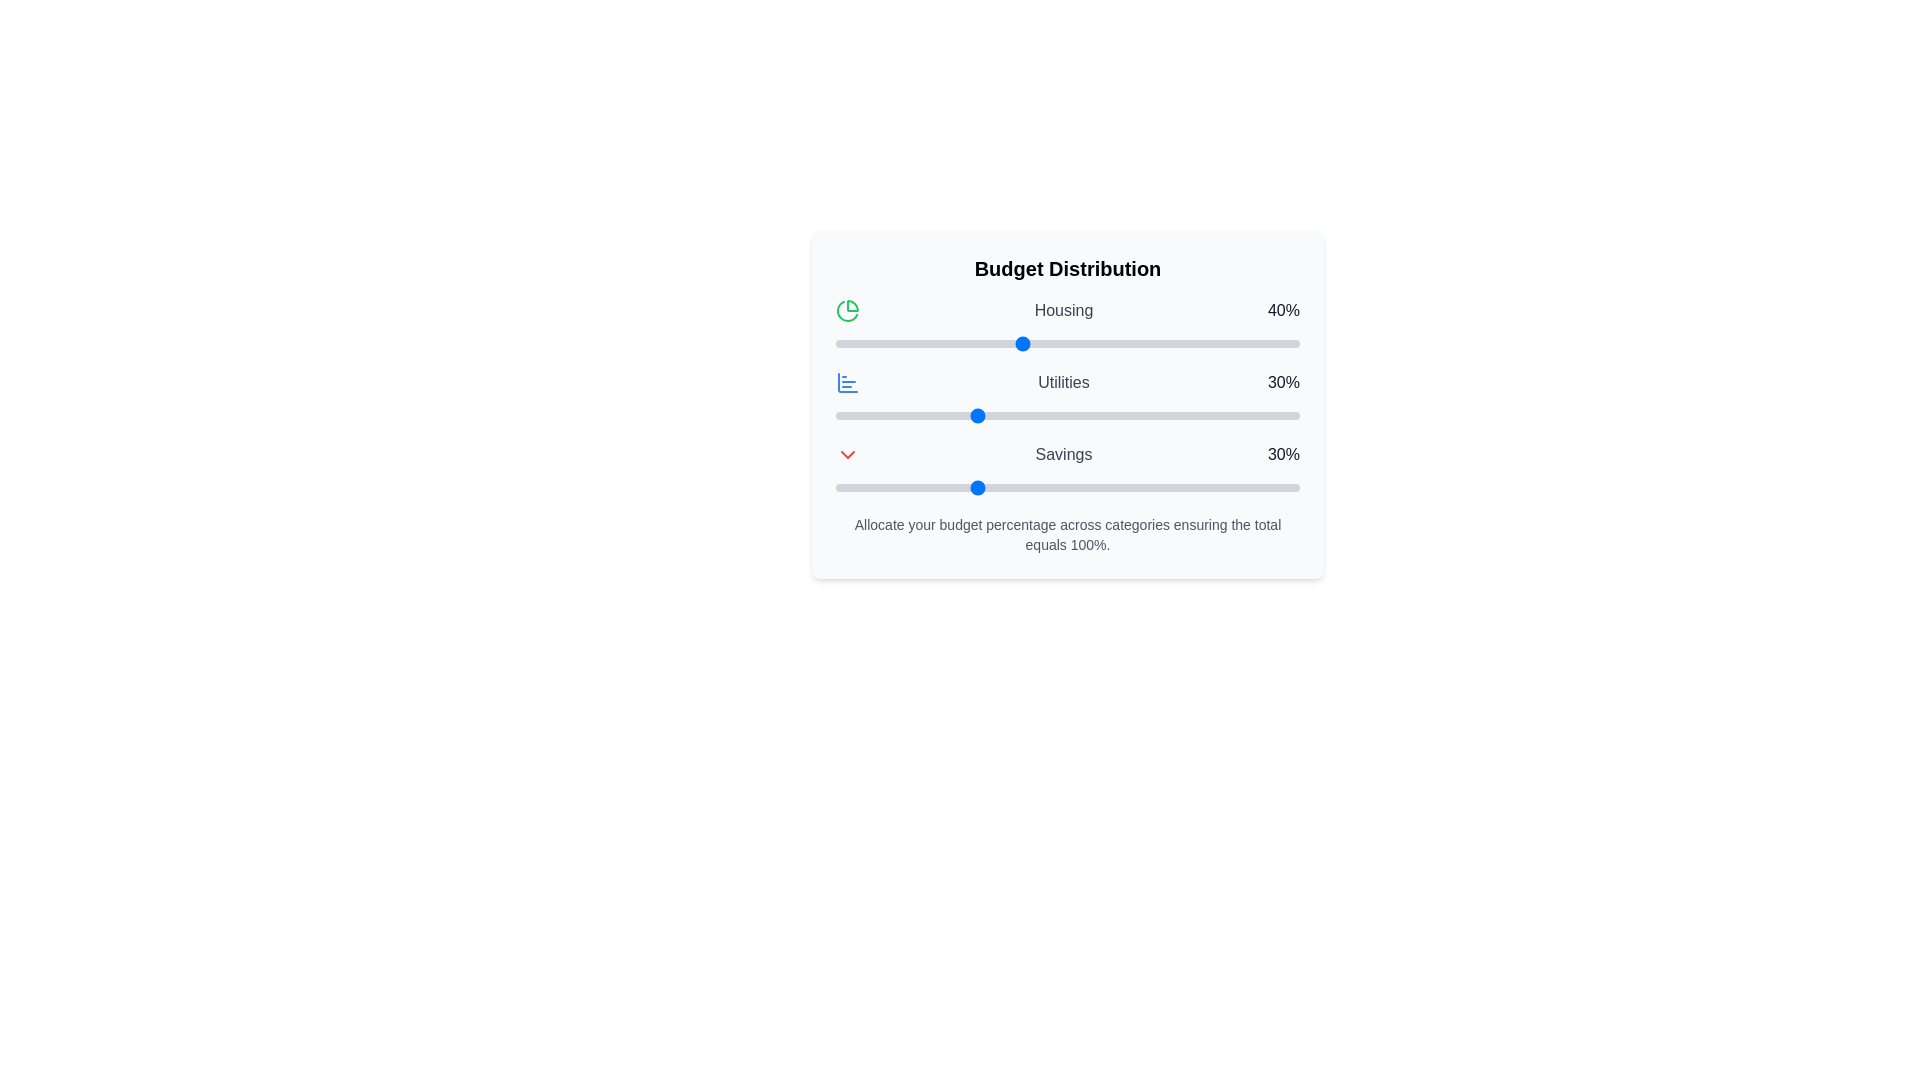 This screenshot has height=1080, width=1920. What do you see at coordinates (1117, 342) in the screenshot?
I see `the Housing percentage slider` at bounding box center [1117, 342].